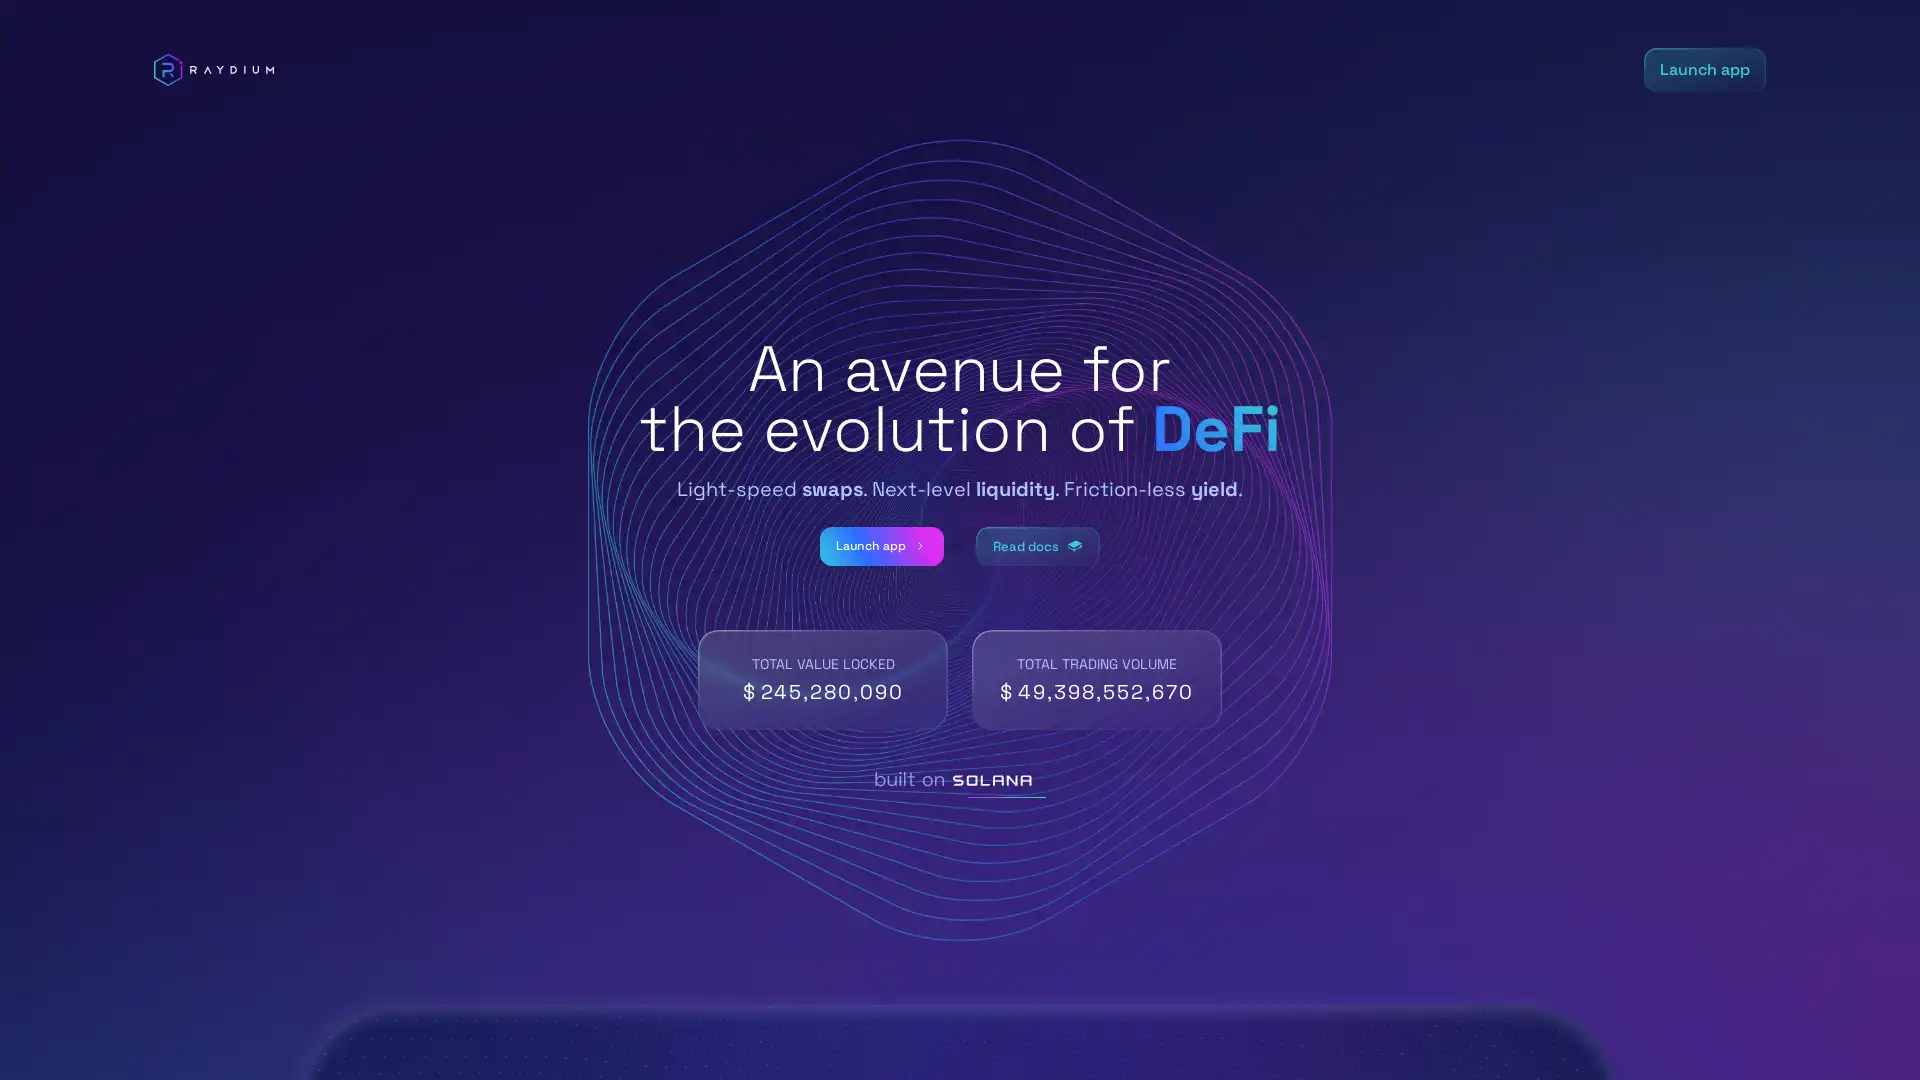 The image size is (1920, 1080). Describe the element at coordinates (1703, 68) in the screenshot. I see `Launch app` at that location.